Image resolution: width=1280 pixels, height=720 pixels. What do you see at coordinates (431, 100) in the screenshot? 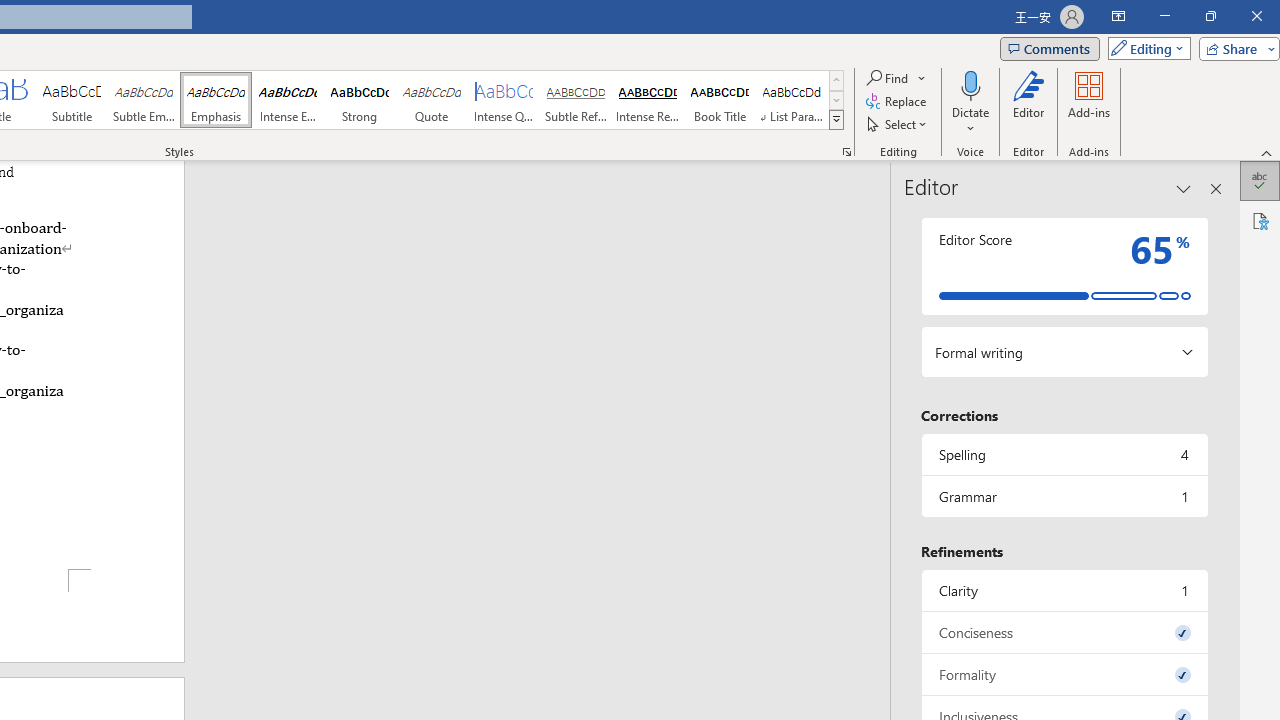
I see `'Quote'` at bounding box center [431, 100].